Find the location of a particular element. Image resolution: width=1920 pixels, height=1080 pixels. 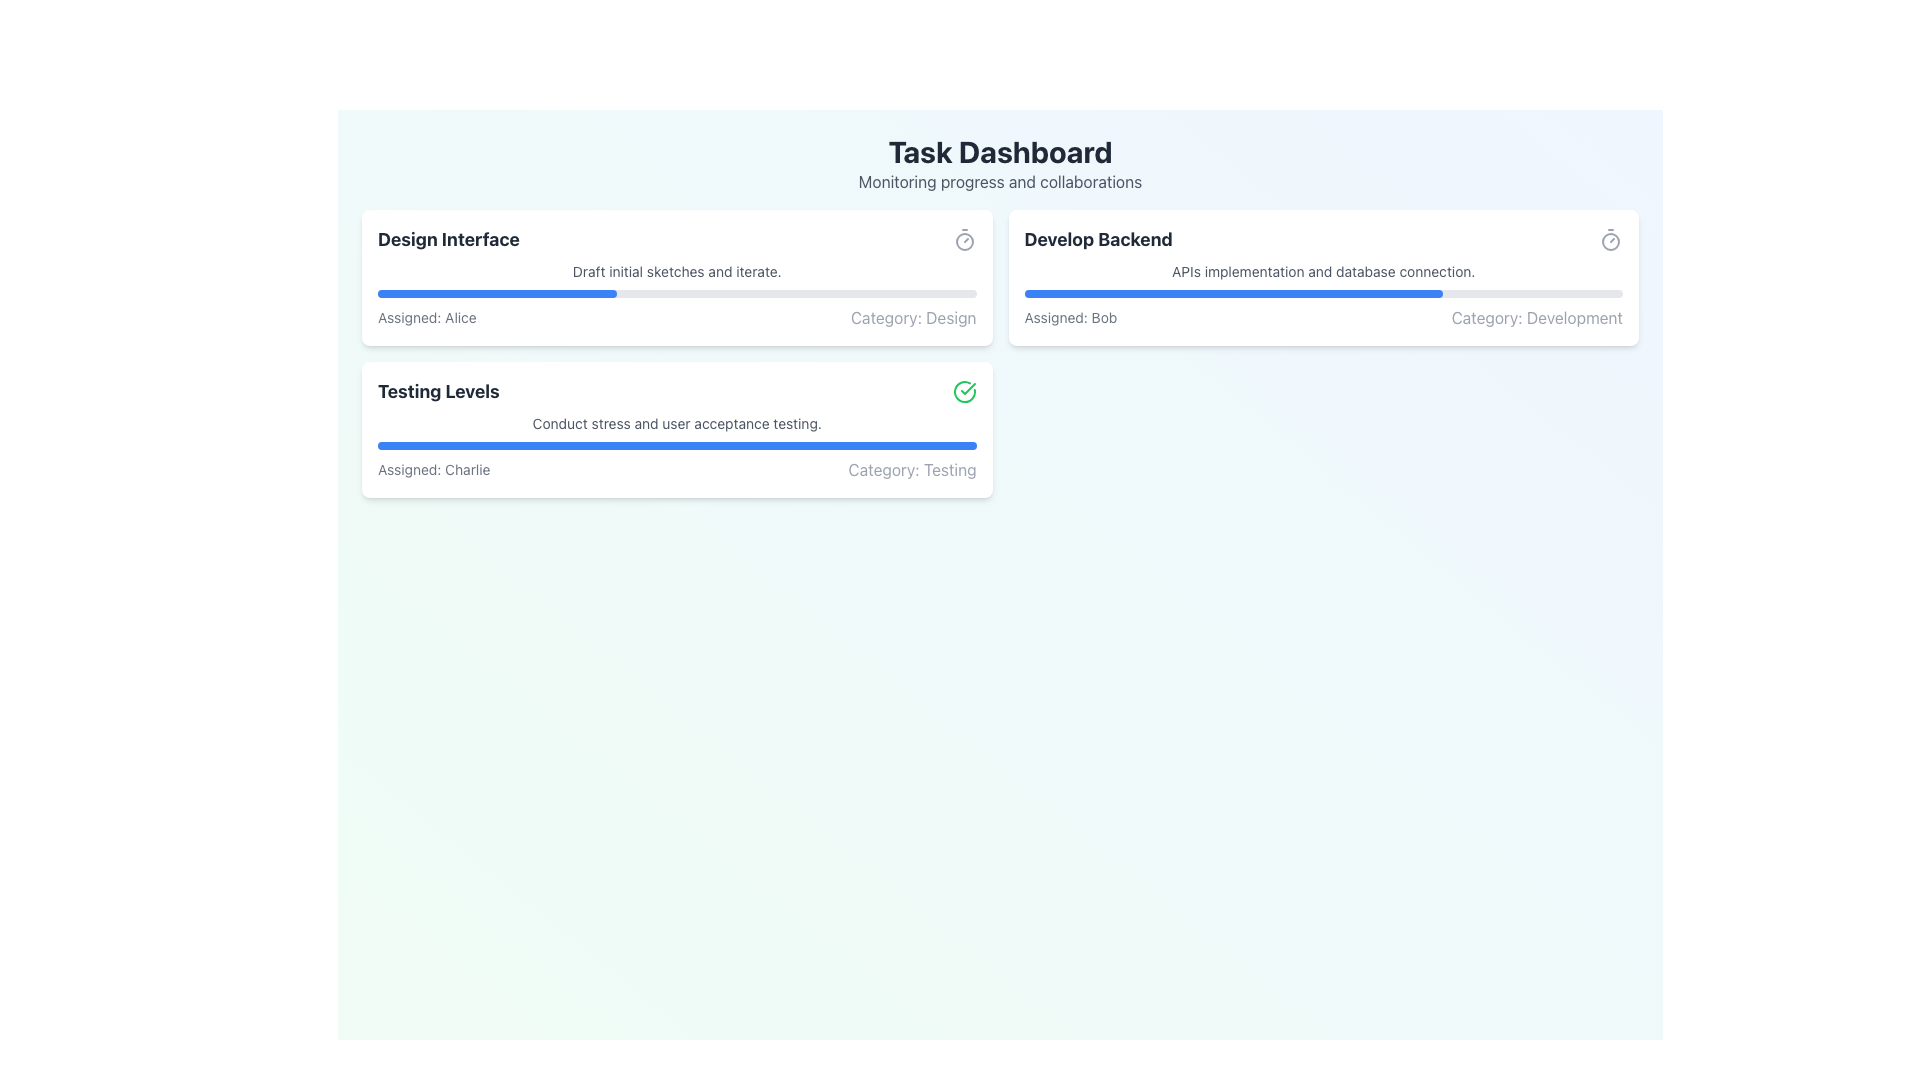

the blue progress bar located within the 'Develop Backend' task card in the 'Task Dashboard' section is located at coordinates (1232, 293).